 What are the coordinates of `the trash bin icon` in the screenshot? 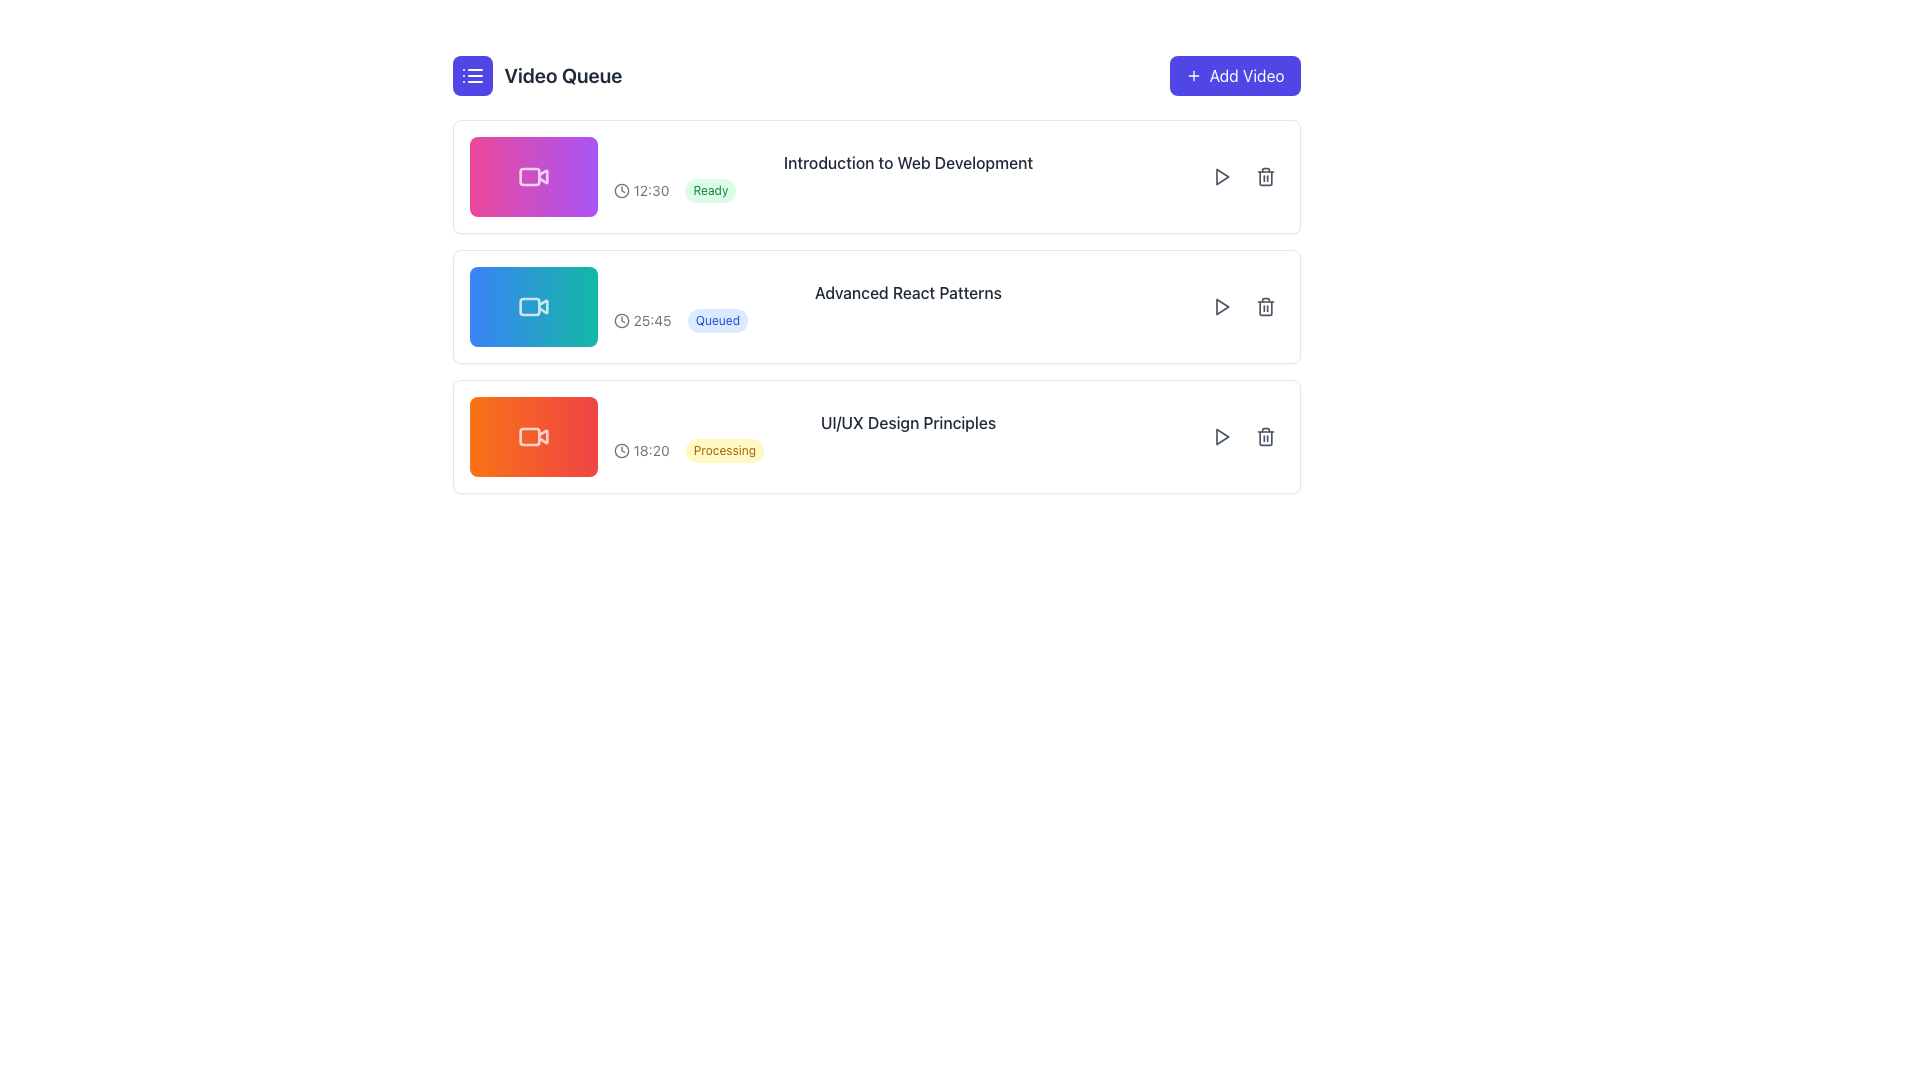 It's located at (1264, 176).